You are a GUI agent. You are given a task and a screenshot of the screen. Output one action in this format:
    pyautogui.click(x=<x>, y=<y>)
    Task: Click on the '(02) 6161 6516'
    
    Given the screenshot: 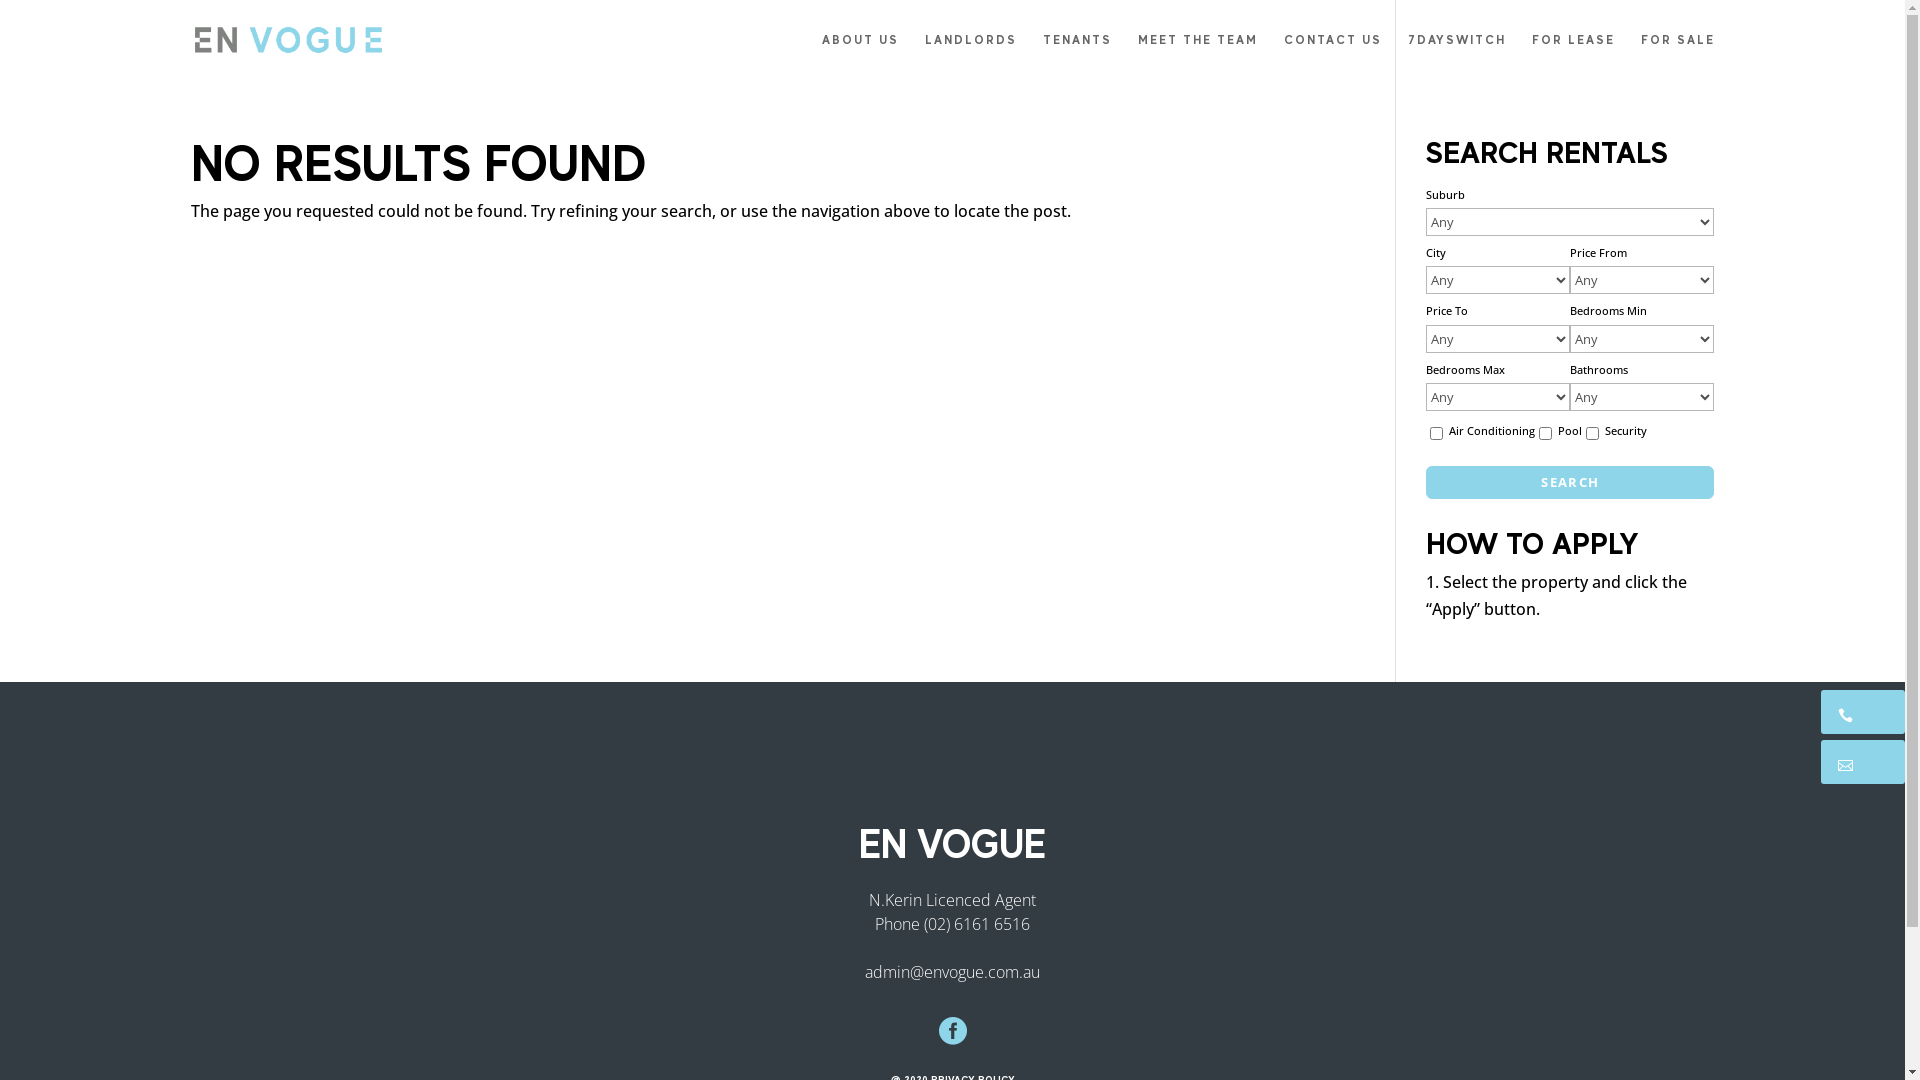 What is the action you would take?
    pyautogui.click(x=923, y=922)
    